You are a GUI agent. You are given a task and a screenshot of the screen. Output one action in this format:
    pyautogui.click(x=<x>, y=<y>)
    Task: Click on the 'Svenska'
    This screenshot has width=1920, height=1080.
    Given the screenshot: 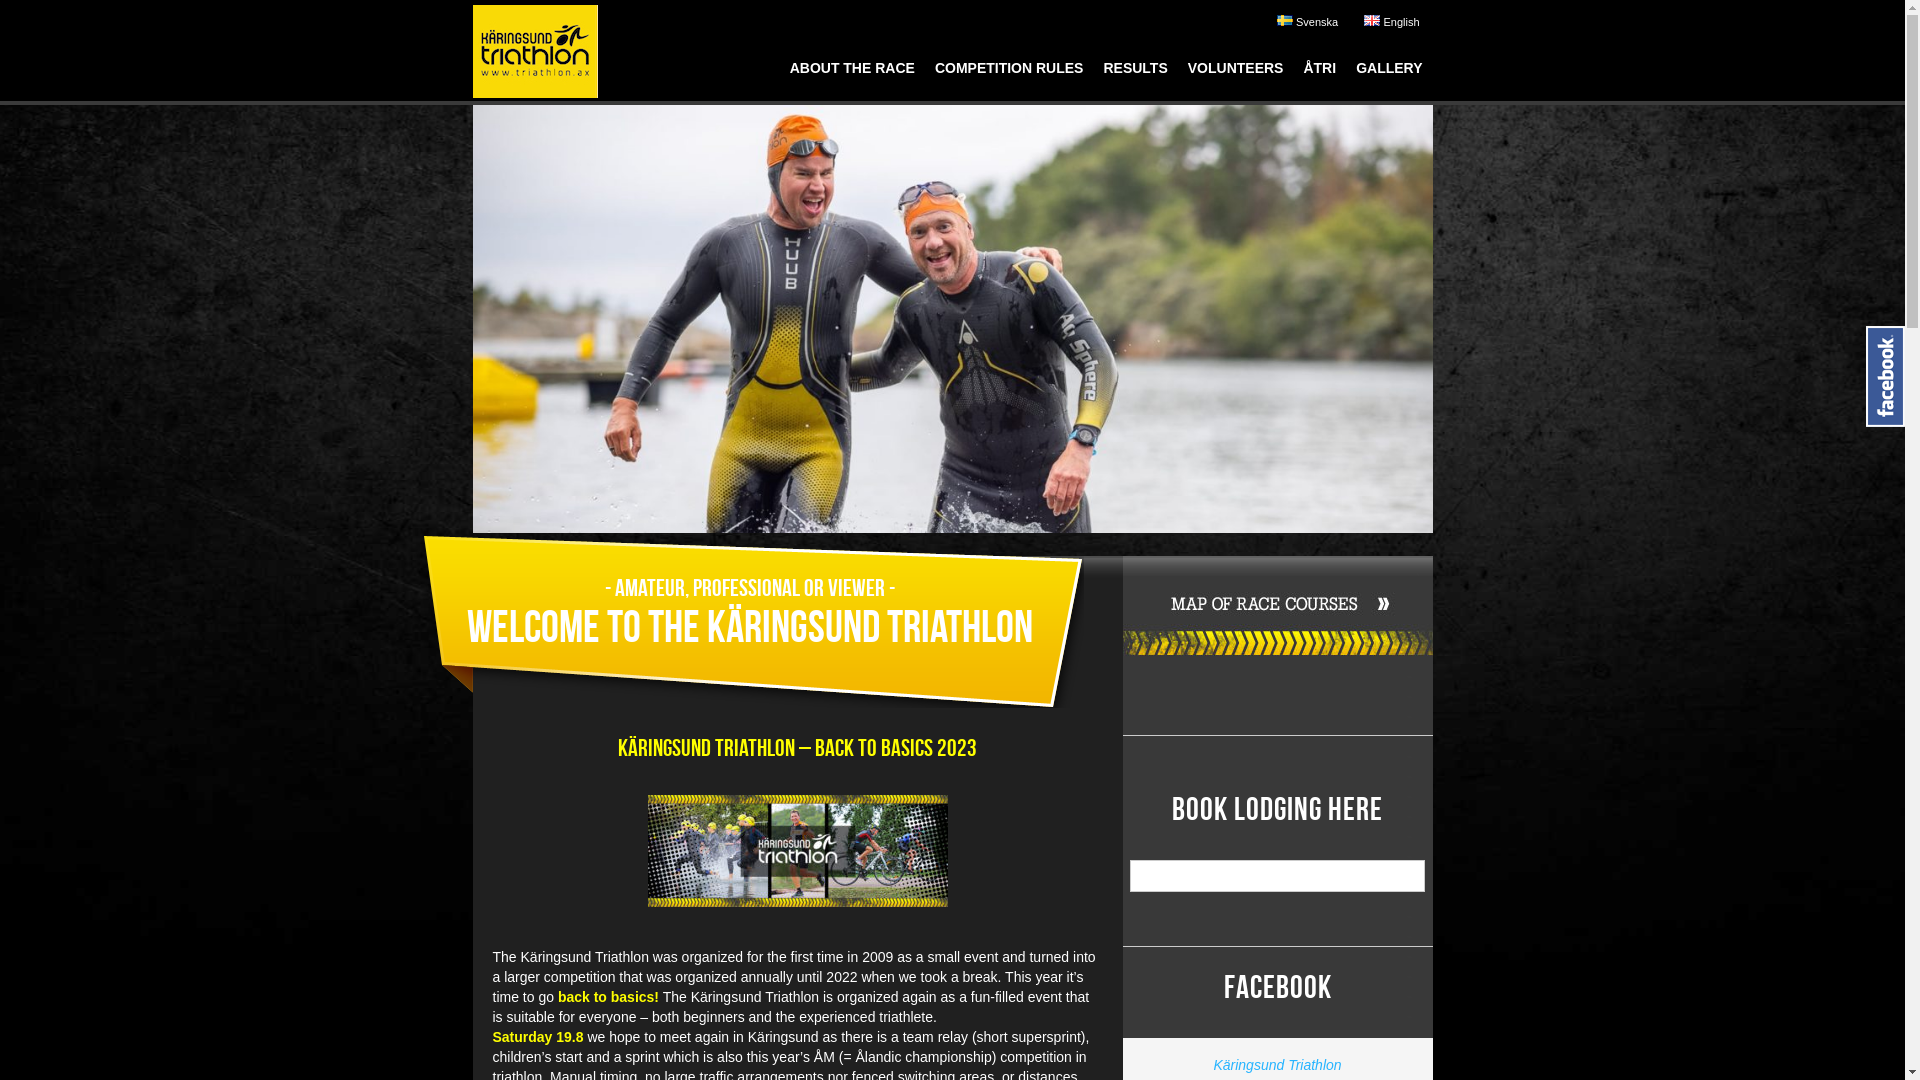 What is the action you would take?
    pyautogui.click(x=1307, y=21)
    